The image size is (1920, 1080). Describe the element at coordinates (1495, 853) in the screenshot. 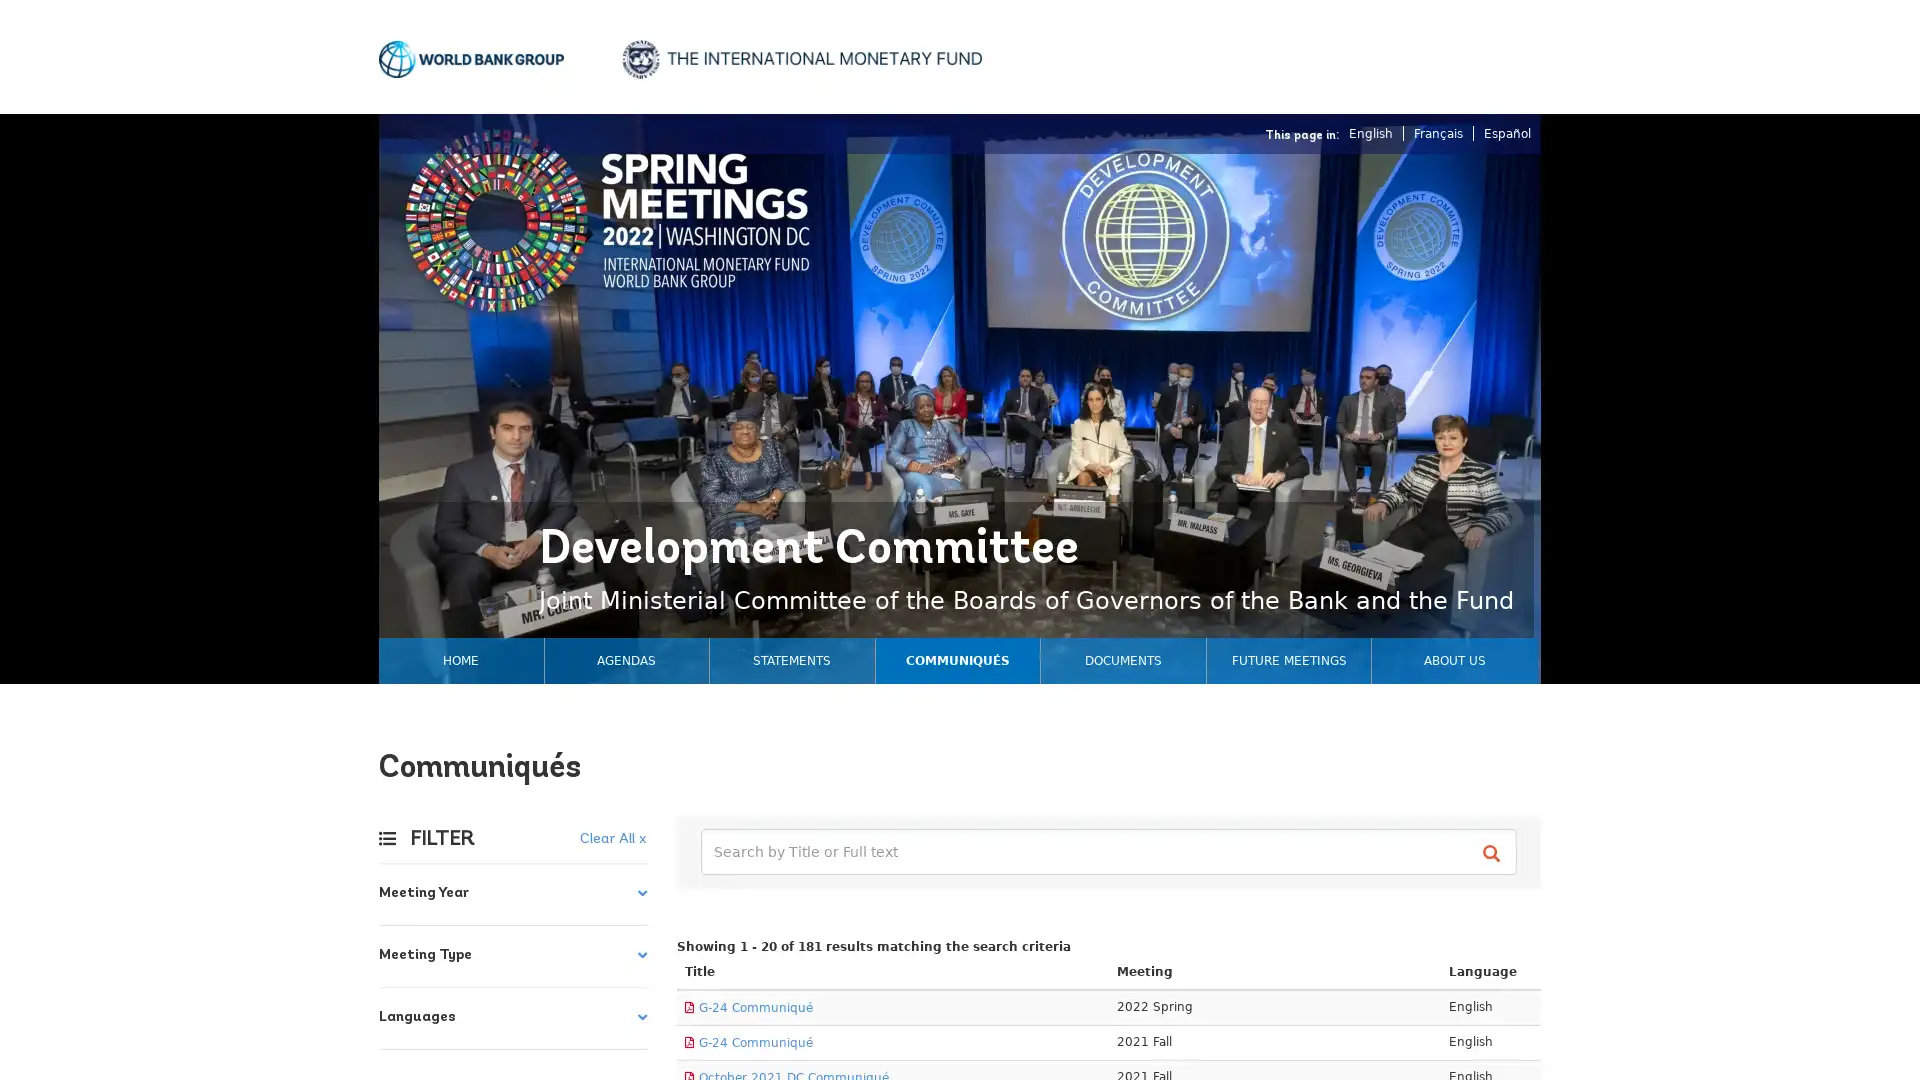

I see `<i class="fas fa-search"></i>` at that location.